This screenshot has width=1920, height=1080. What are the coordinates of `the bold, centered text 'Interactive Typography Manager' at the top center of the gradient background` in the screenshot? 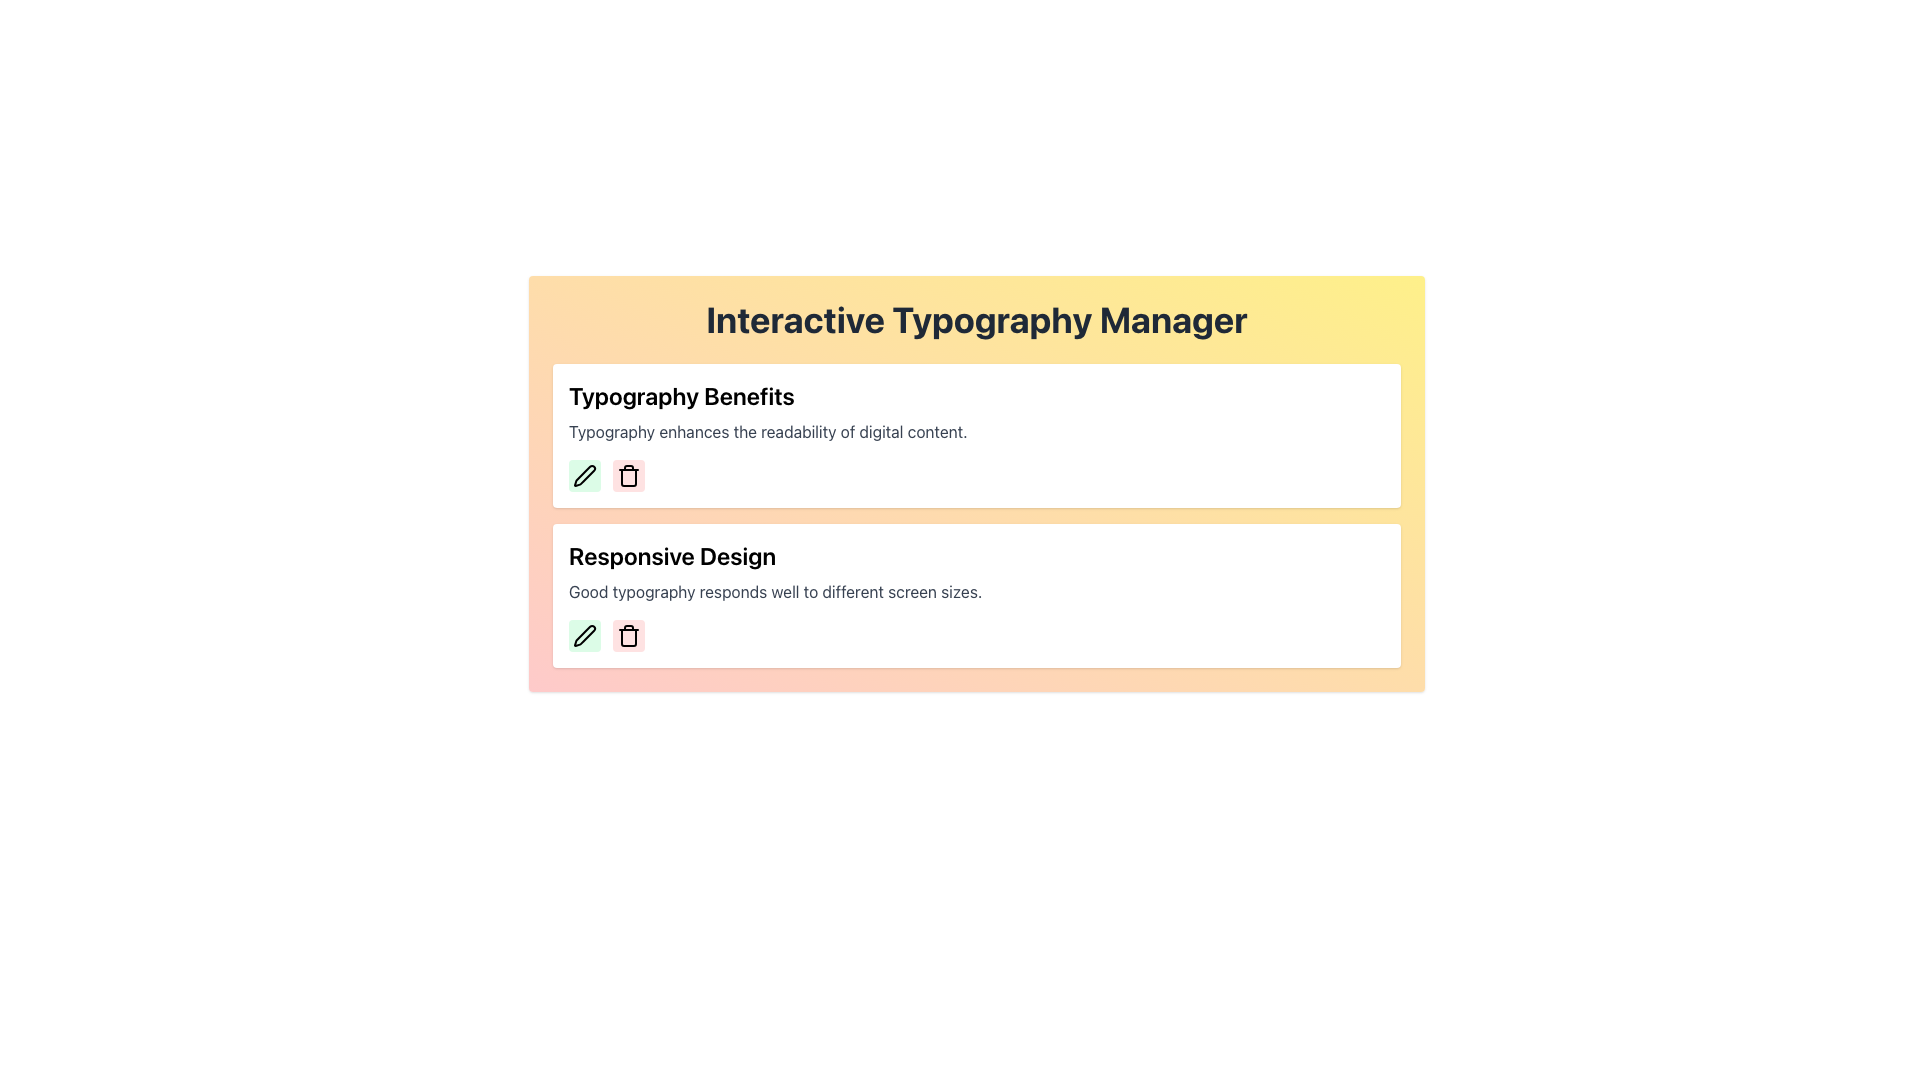 It's located at (977, 319).